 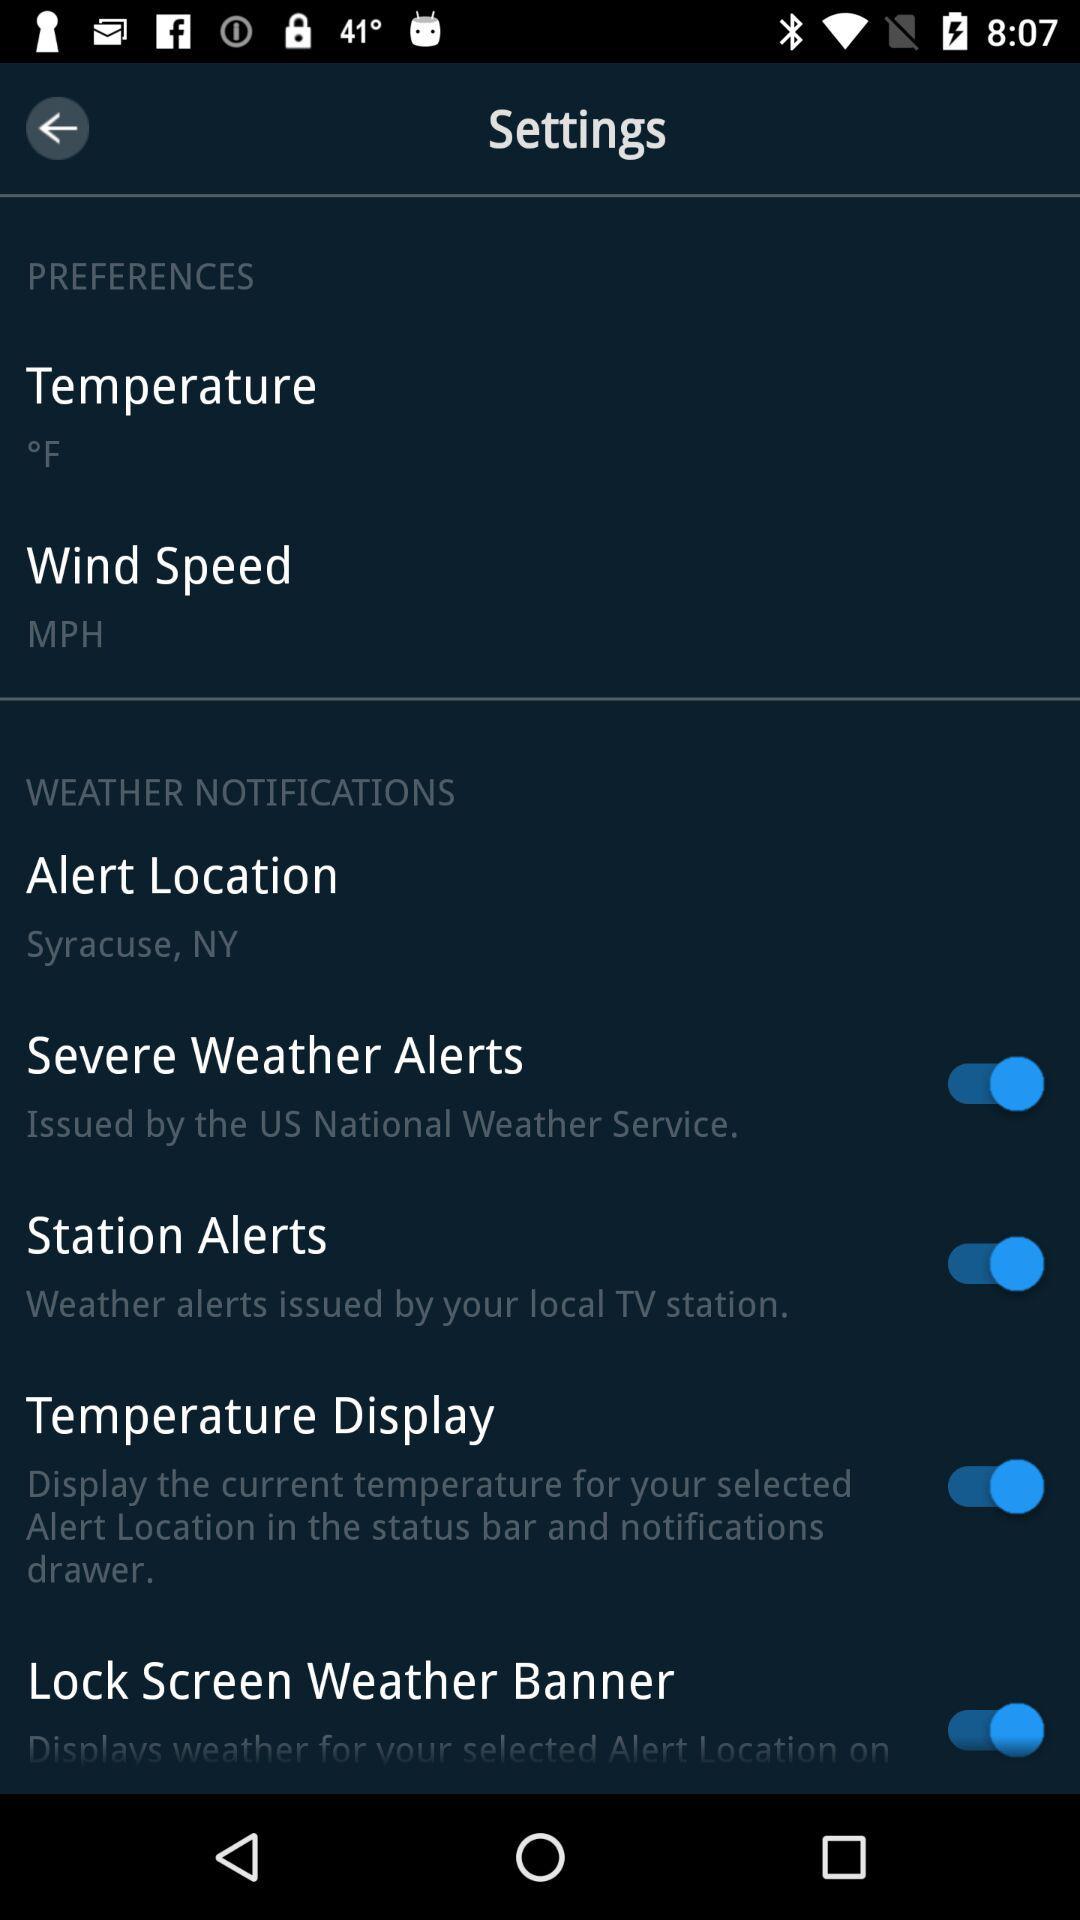 I want to click on the arrow_backward icon, so click(x=56, y=127).